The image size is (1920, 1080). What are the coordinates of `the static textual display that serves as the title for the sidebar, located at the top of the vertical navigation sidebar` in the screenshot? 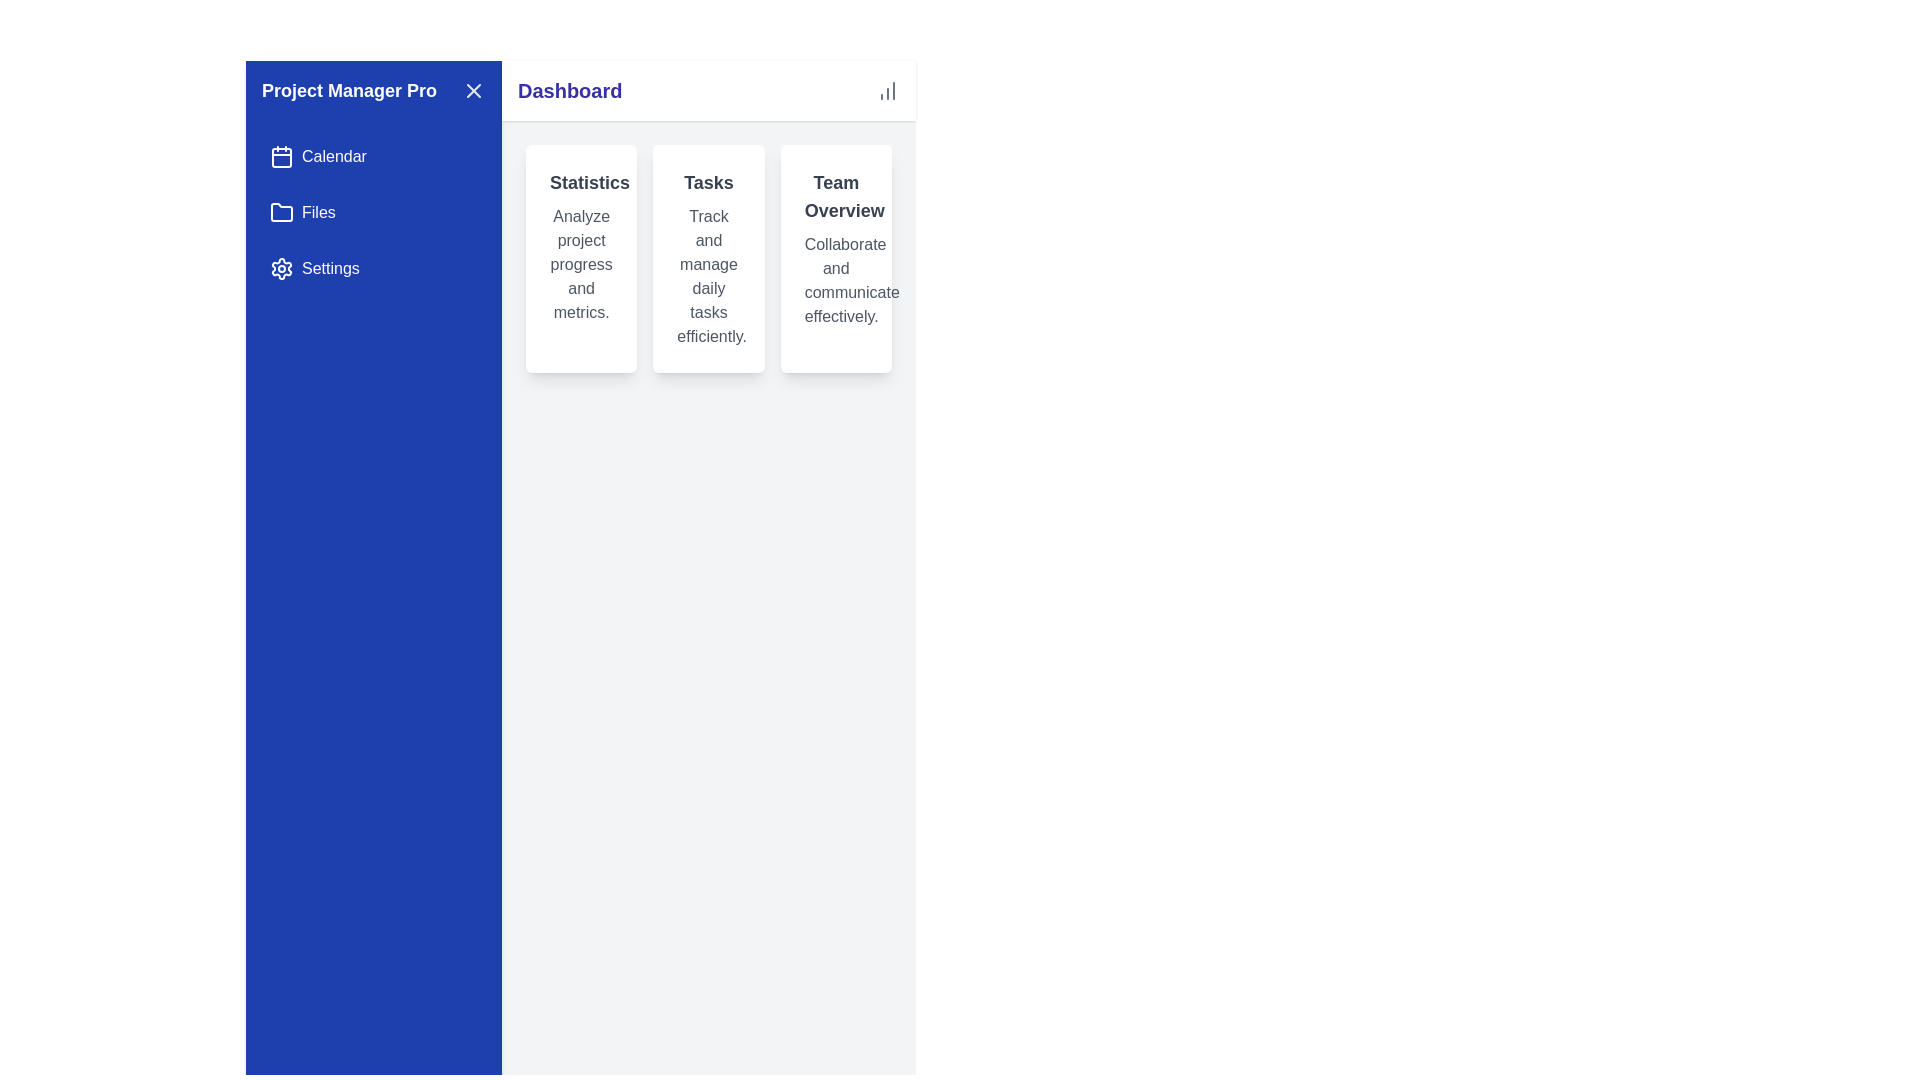 It's located at (374, 91).